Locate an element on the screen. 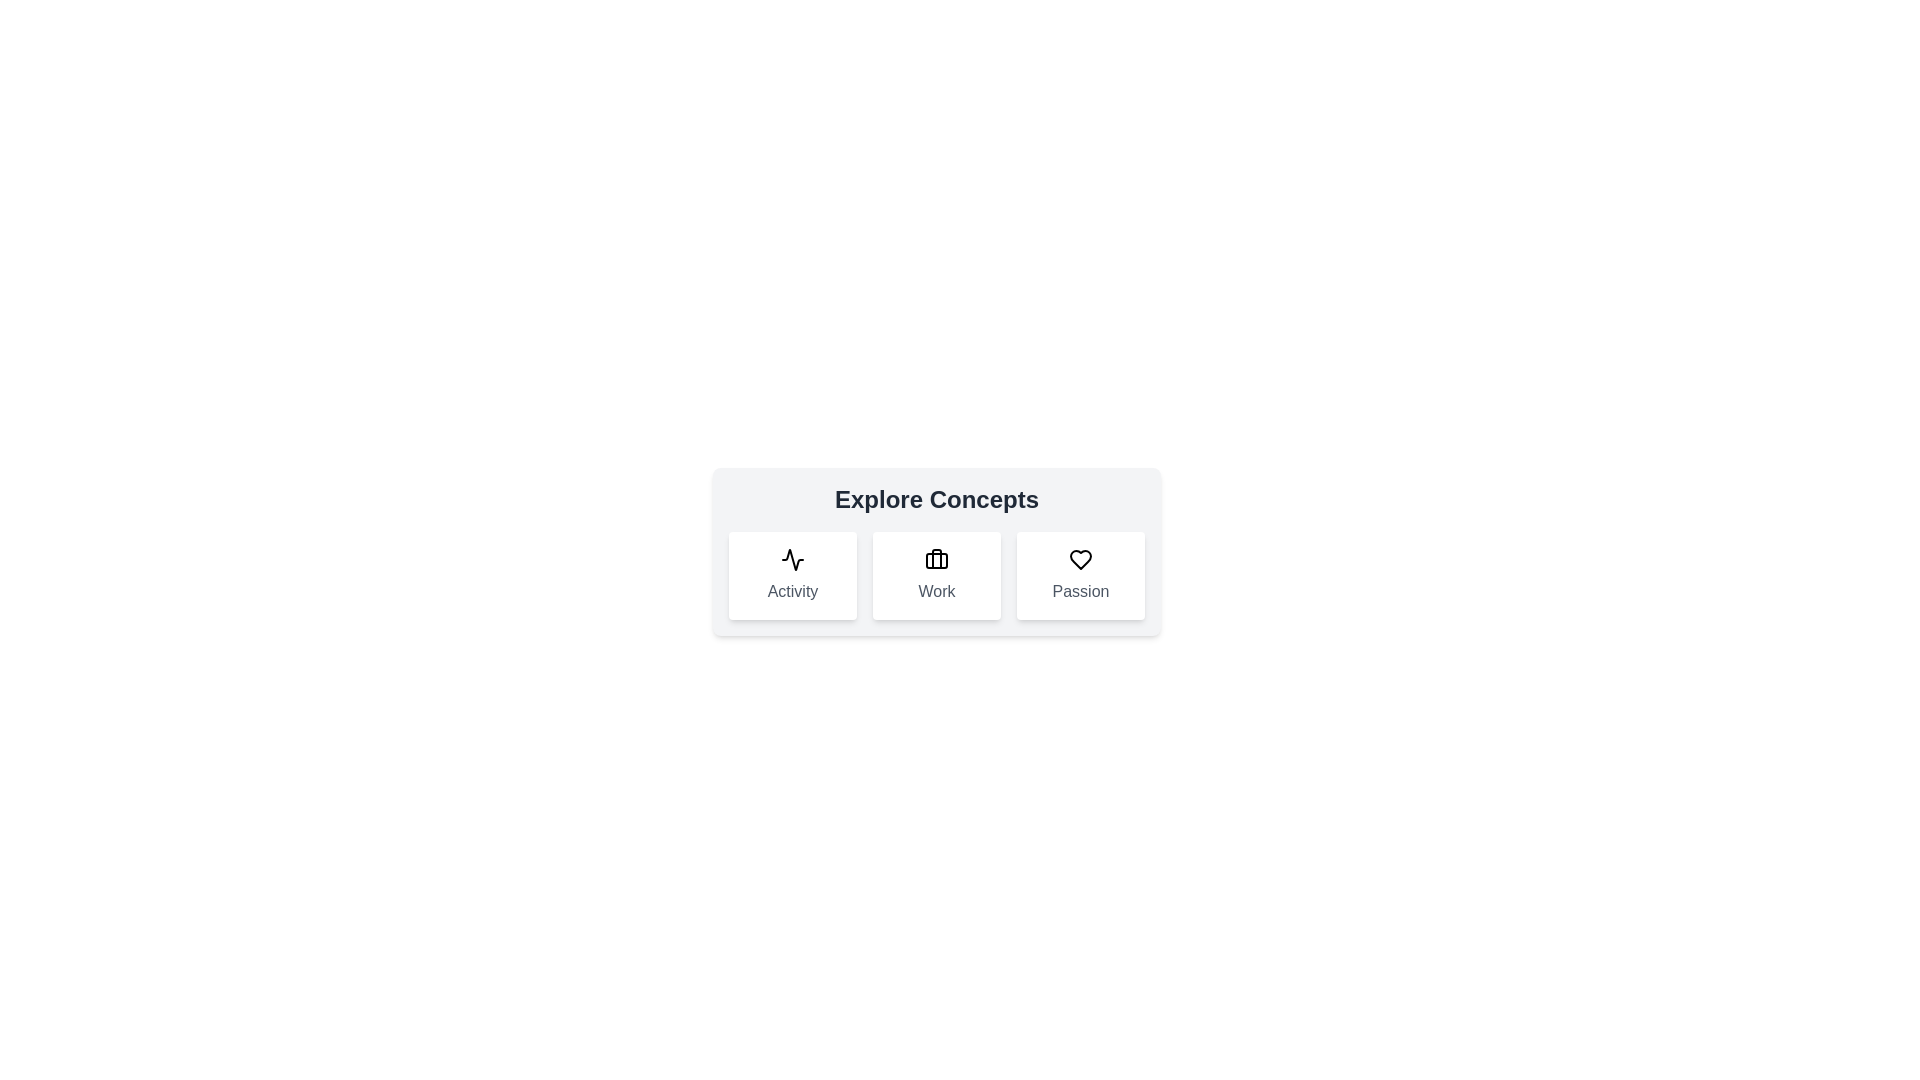  the heart-shaped icon outlined in black with a hollow center, located in the central position of the 'Passion' box under 'Explore Concepts' is located at coordinates (1079, 559).